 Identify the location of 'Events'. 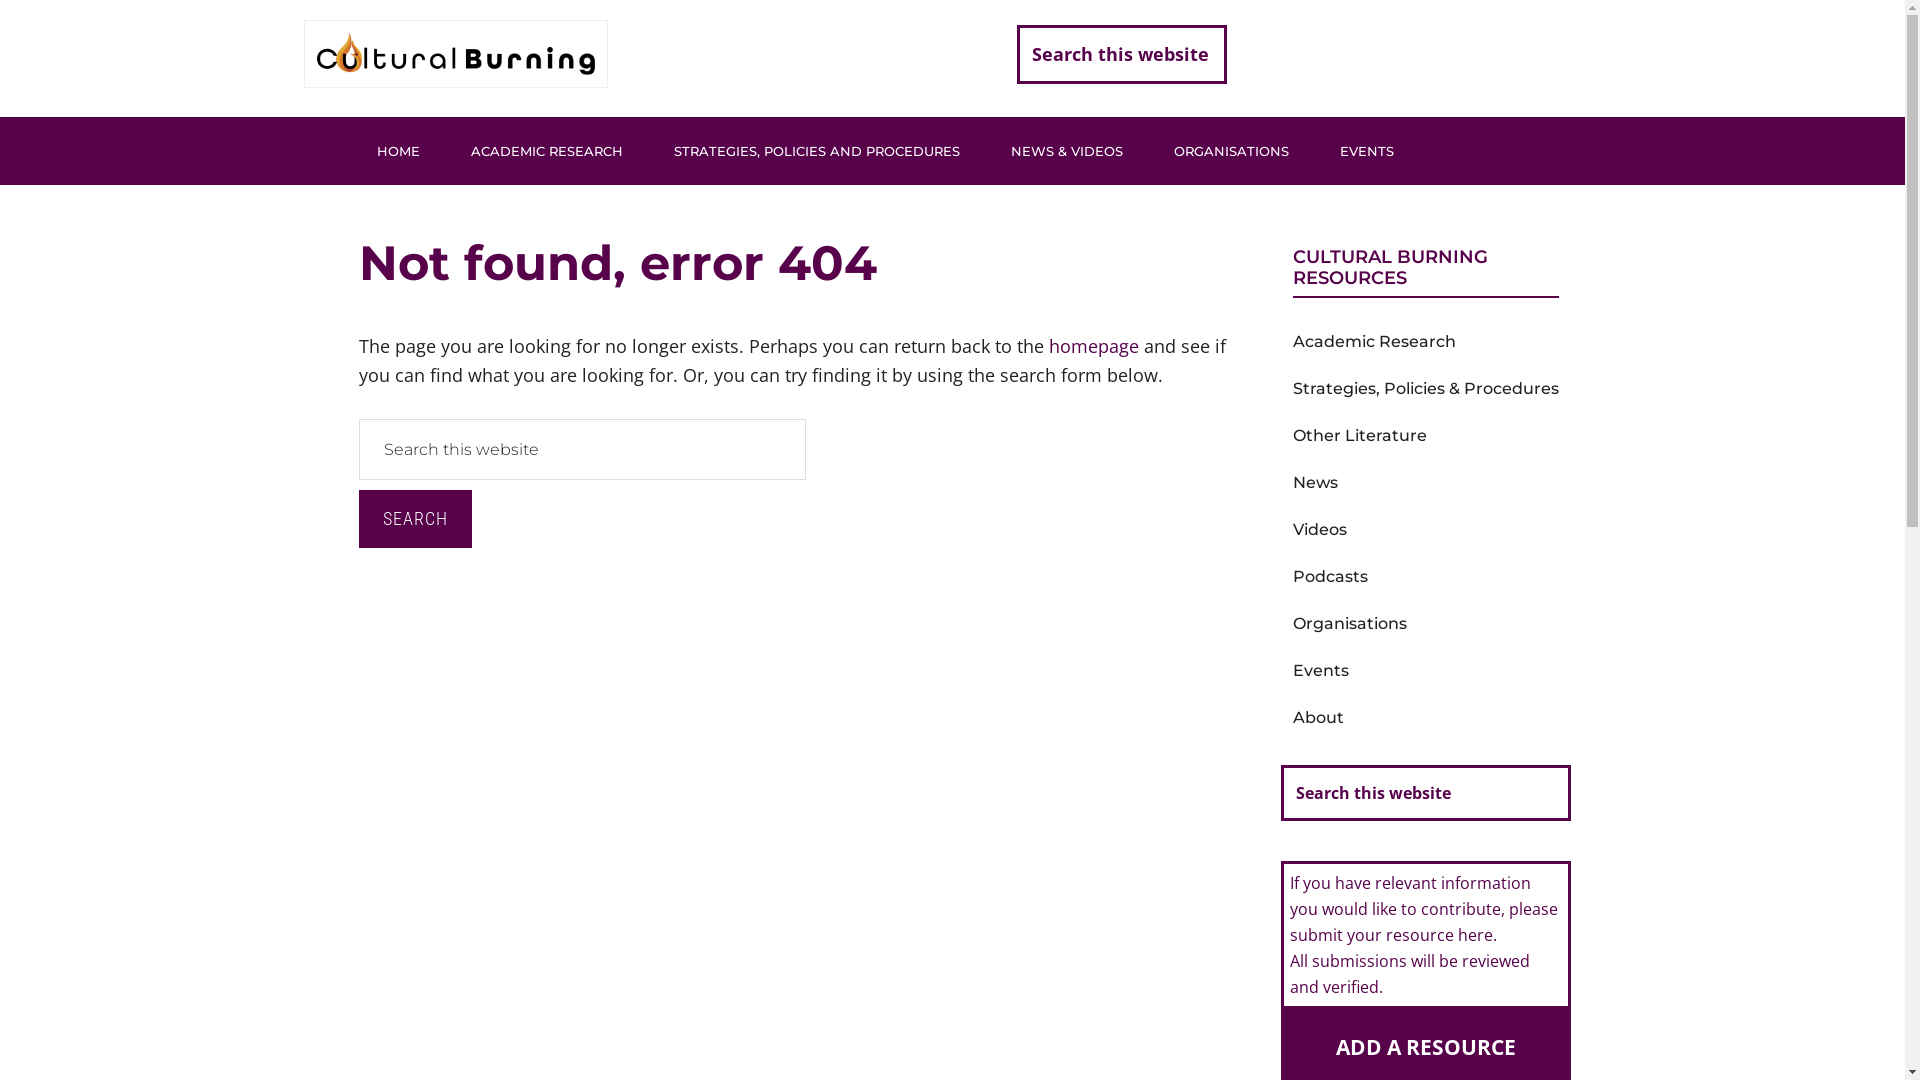
(1320, 670).